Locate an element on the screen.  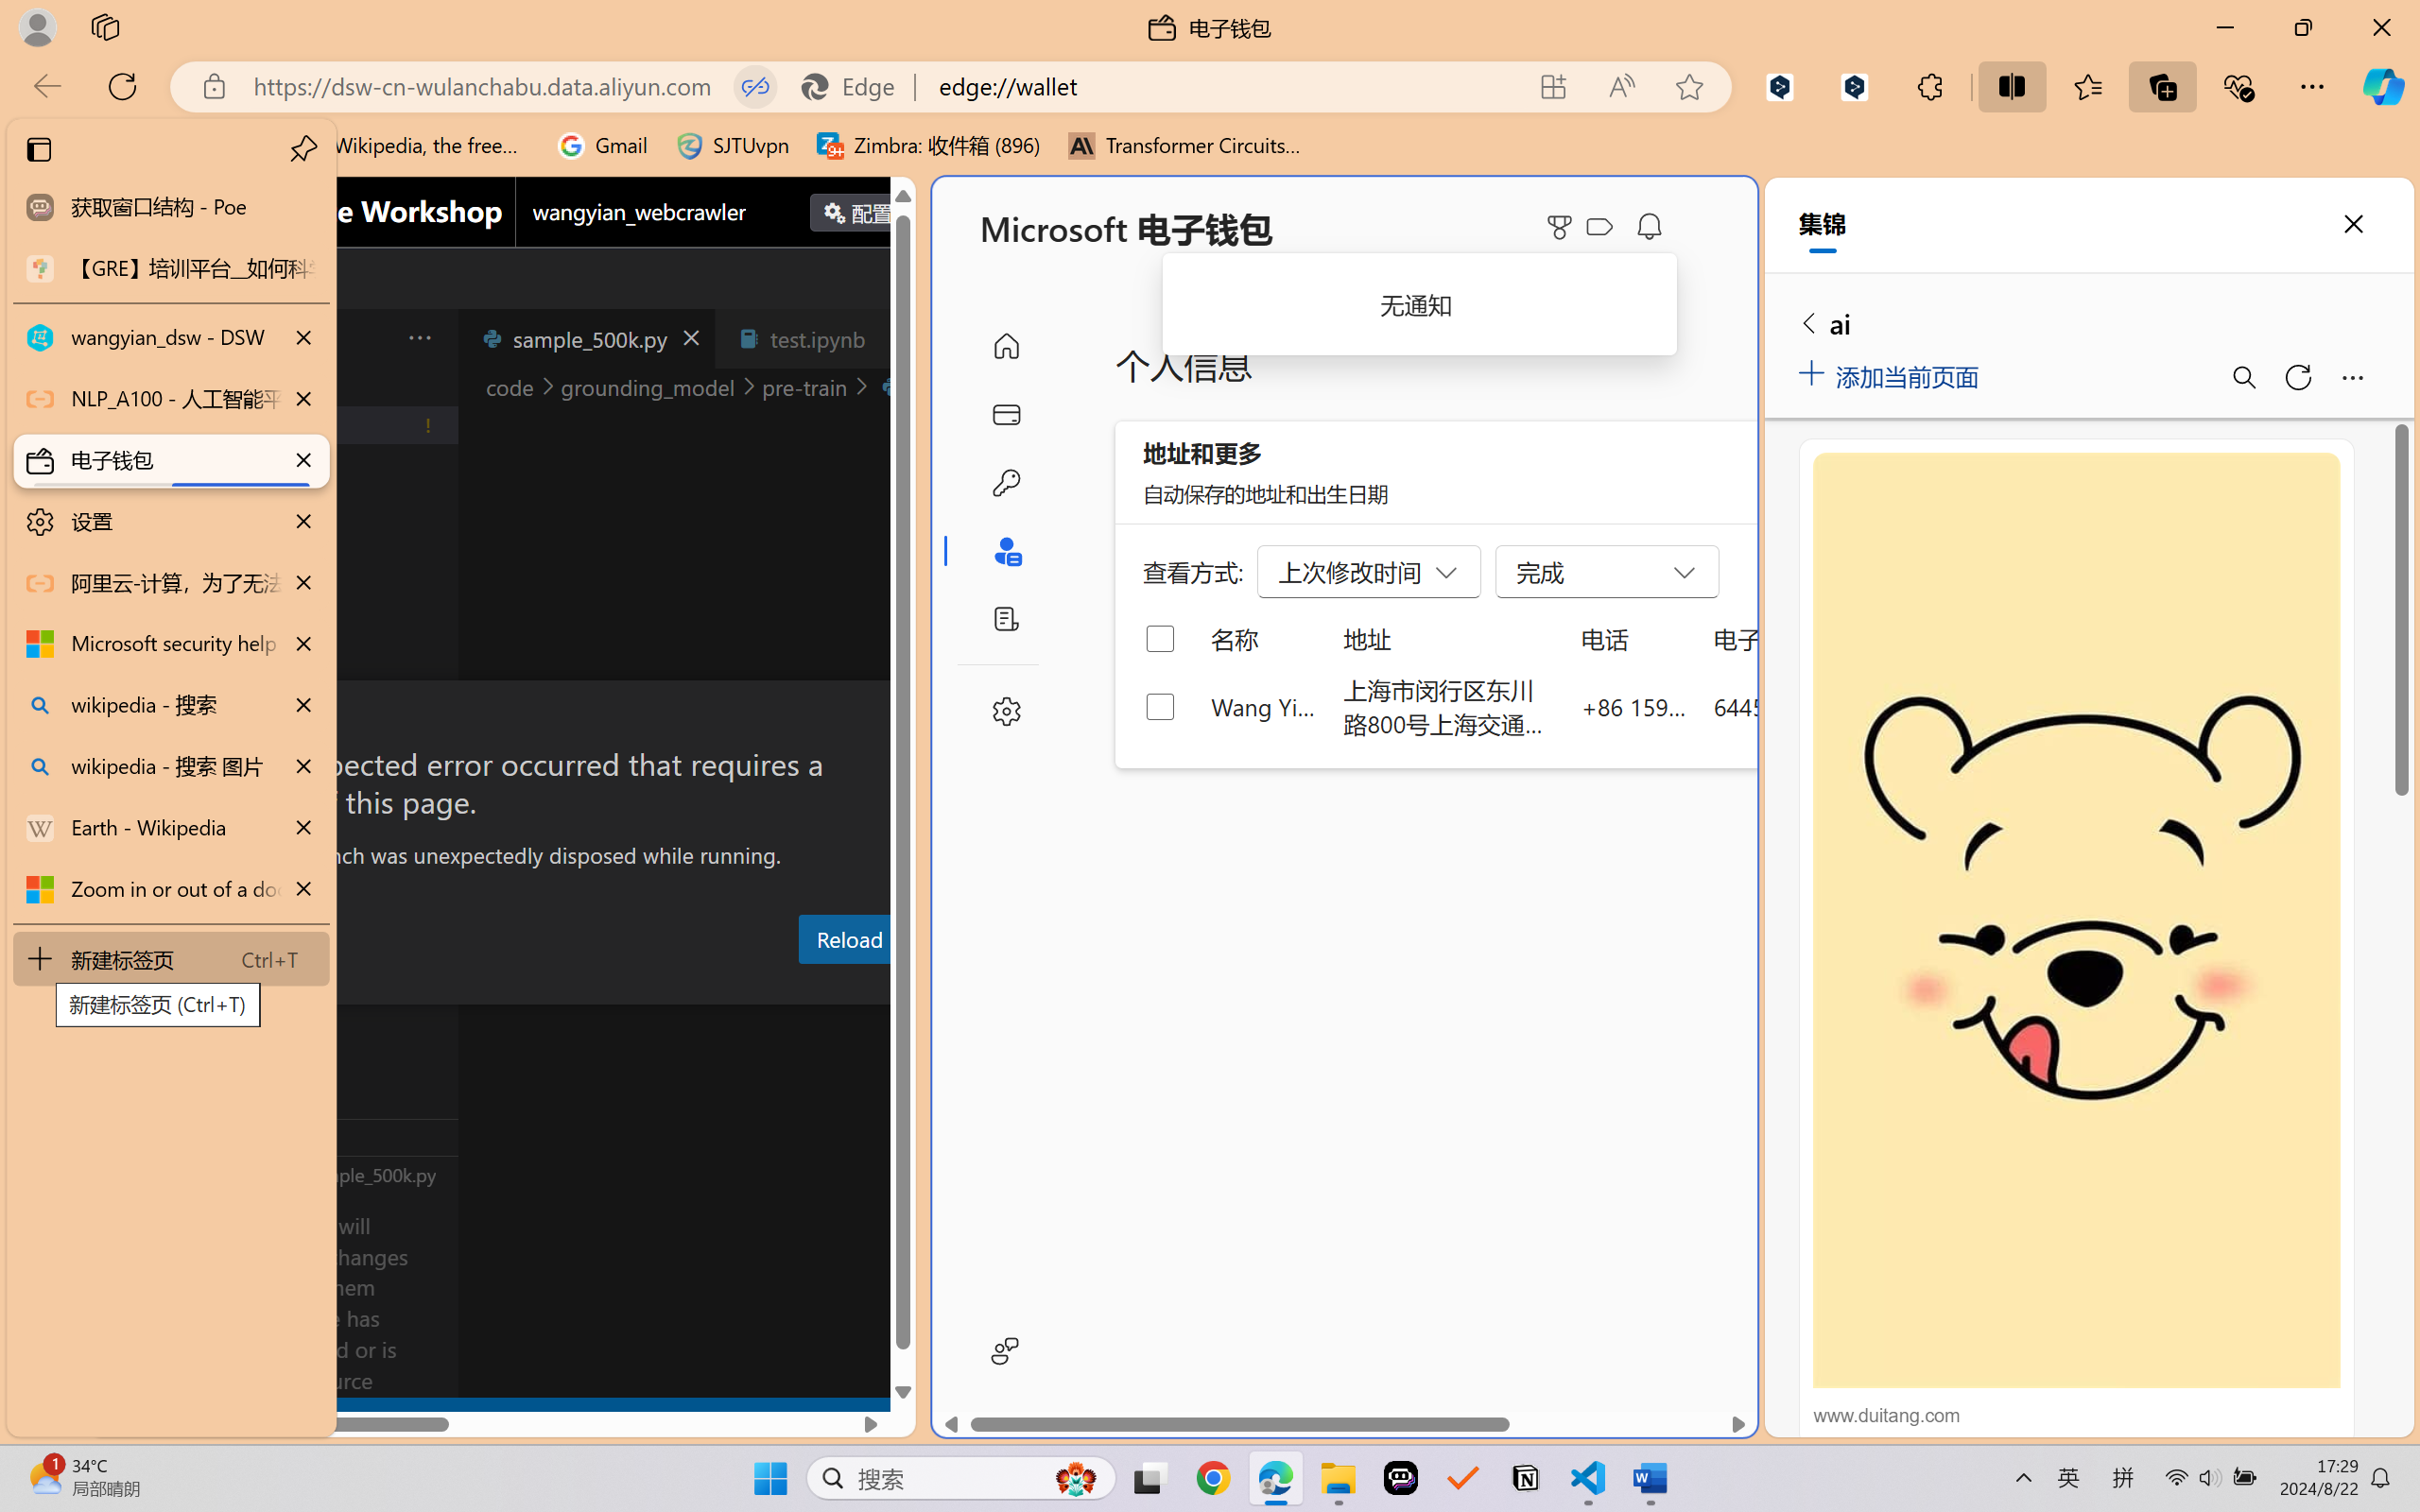
'Terminal (Ctrl+`)' is located at coordinates (964, 986).